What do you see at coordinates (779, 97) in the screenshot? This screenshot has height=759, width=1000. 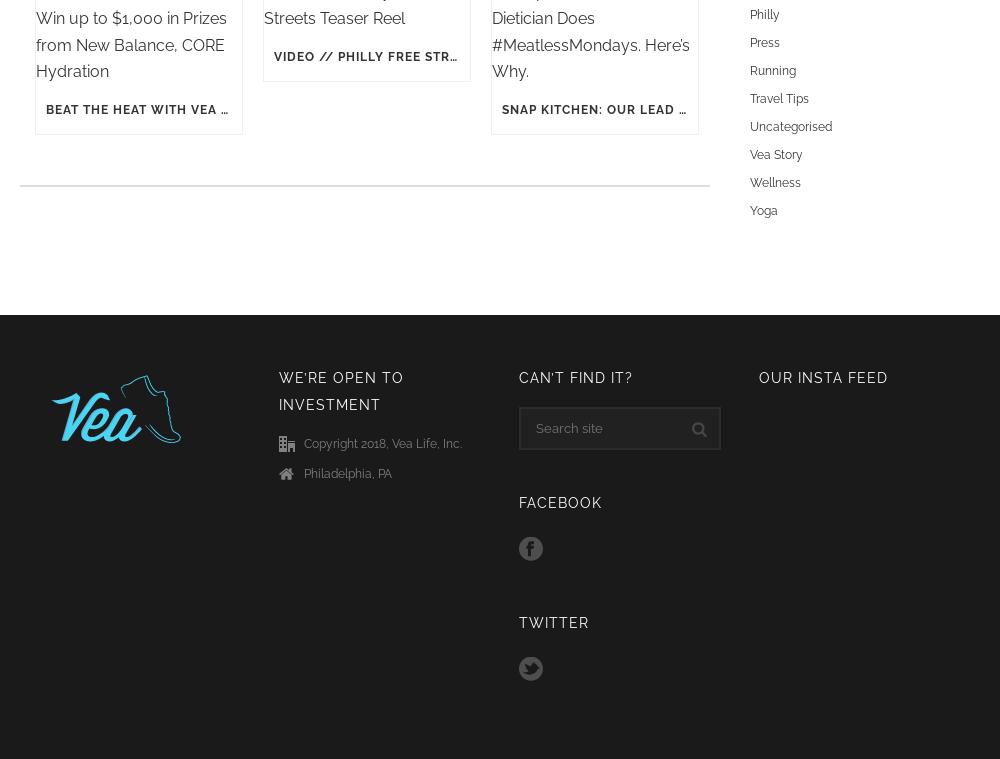 I see `'Travel Tips'` at bounding box center [779, 97].